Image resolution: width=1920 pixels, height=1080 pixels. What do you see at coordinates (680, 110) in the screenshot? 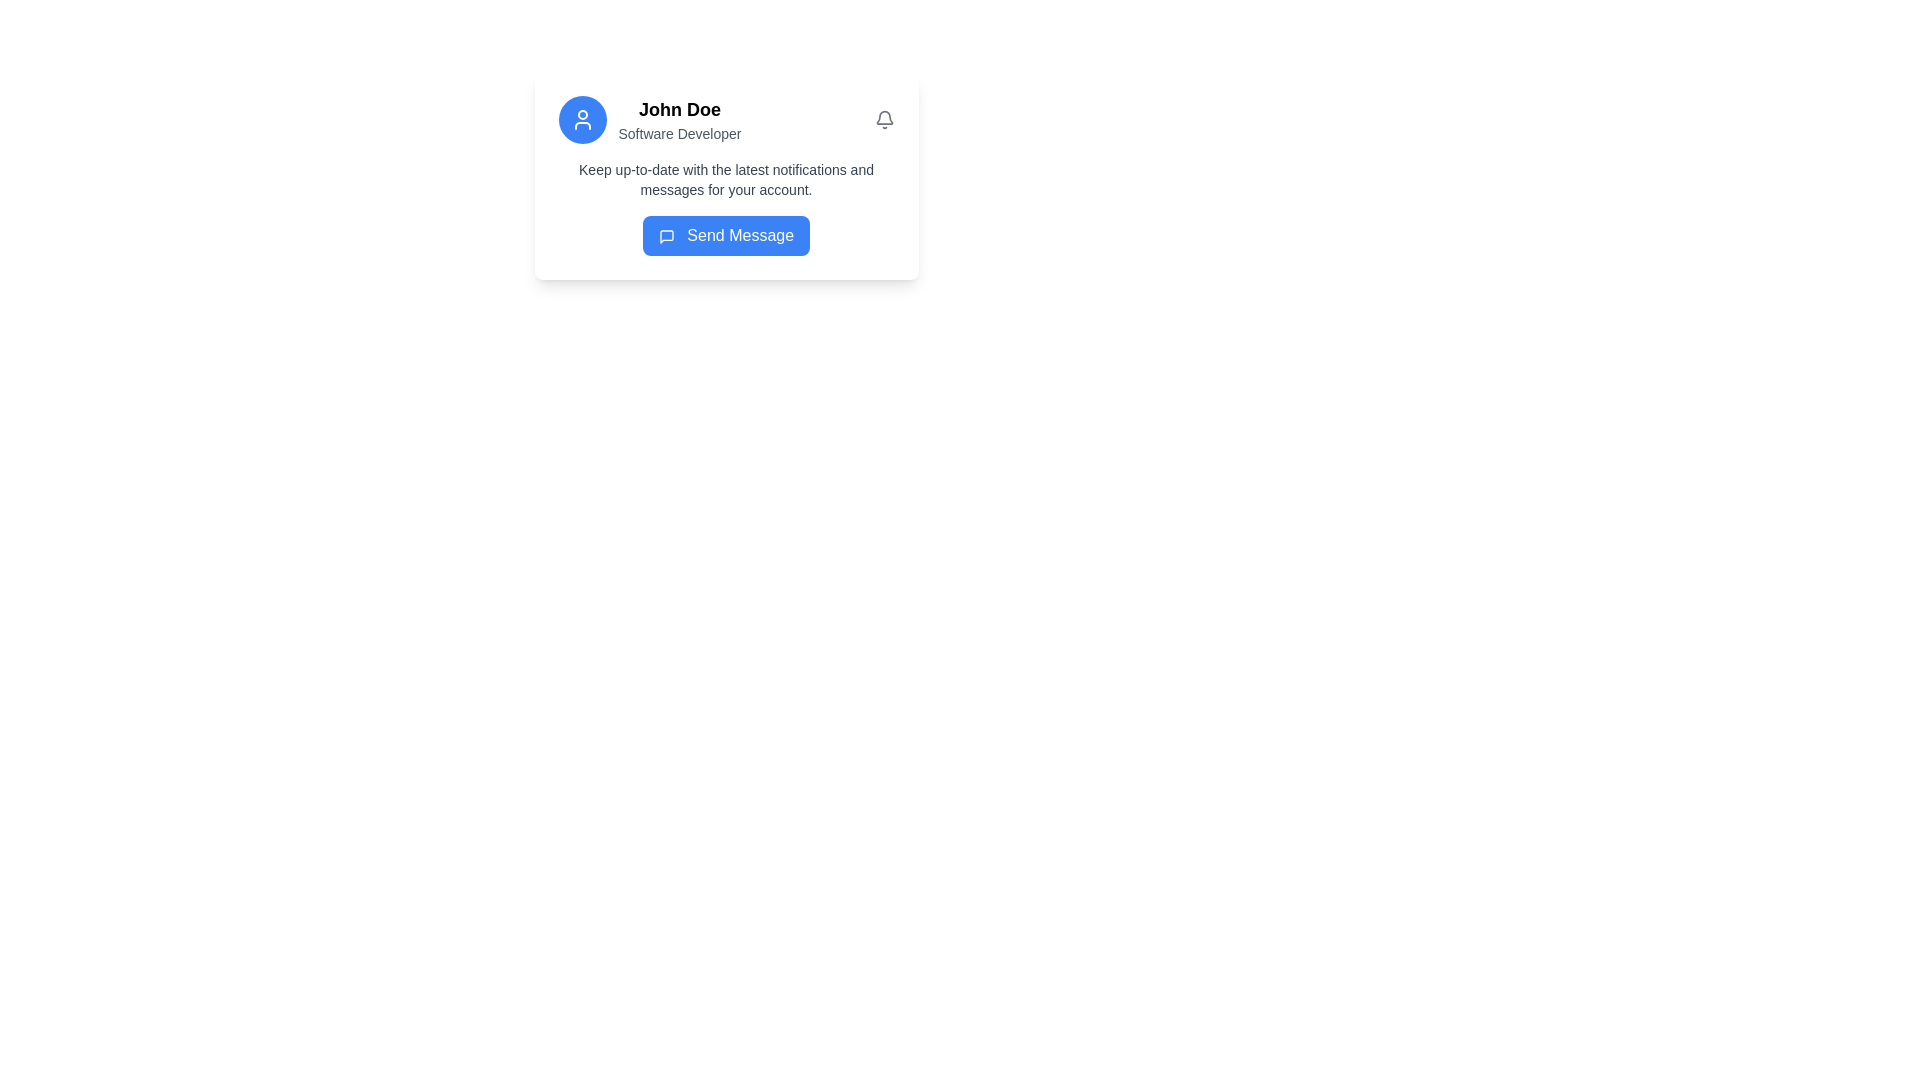
I see `the text display element that shows the user's name on the profile card, located at the upper-left of the user profile card, next to the circular user avatar icon` at bounding box center [680, 110].